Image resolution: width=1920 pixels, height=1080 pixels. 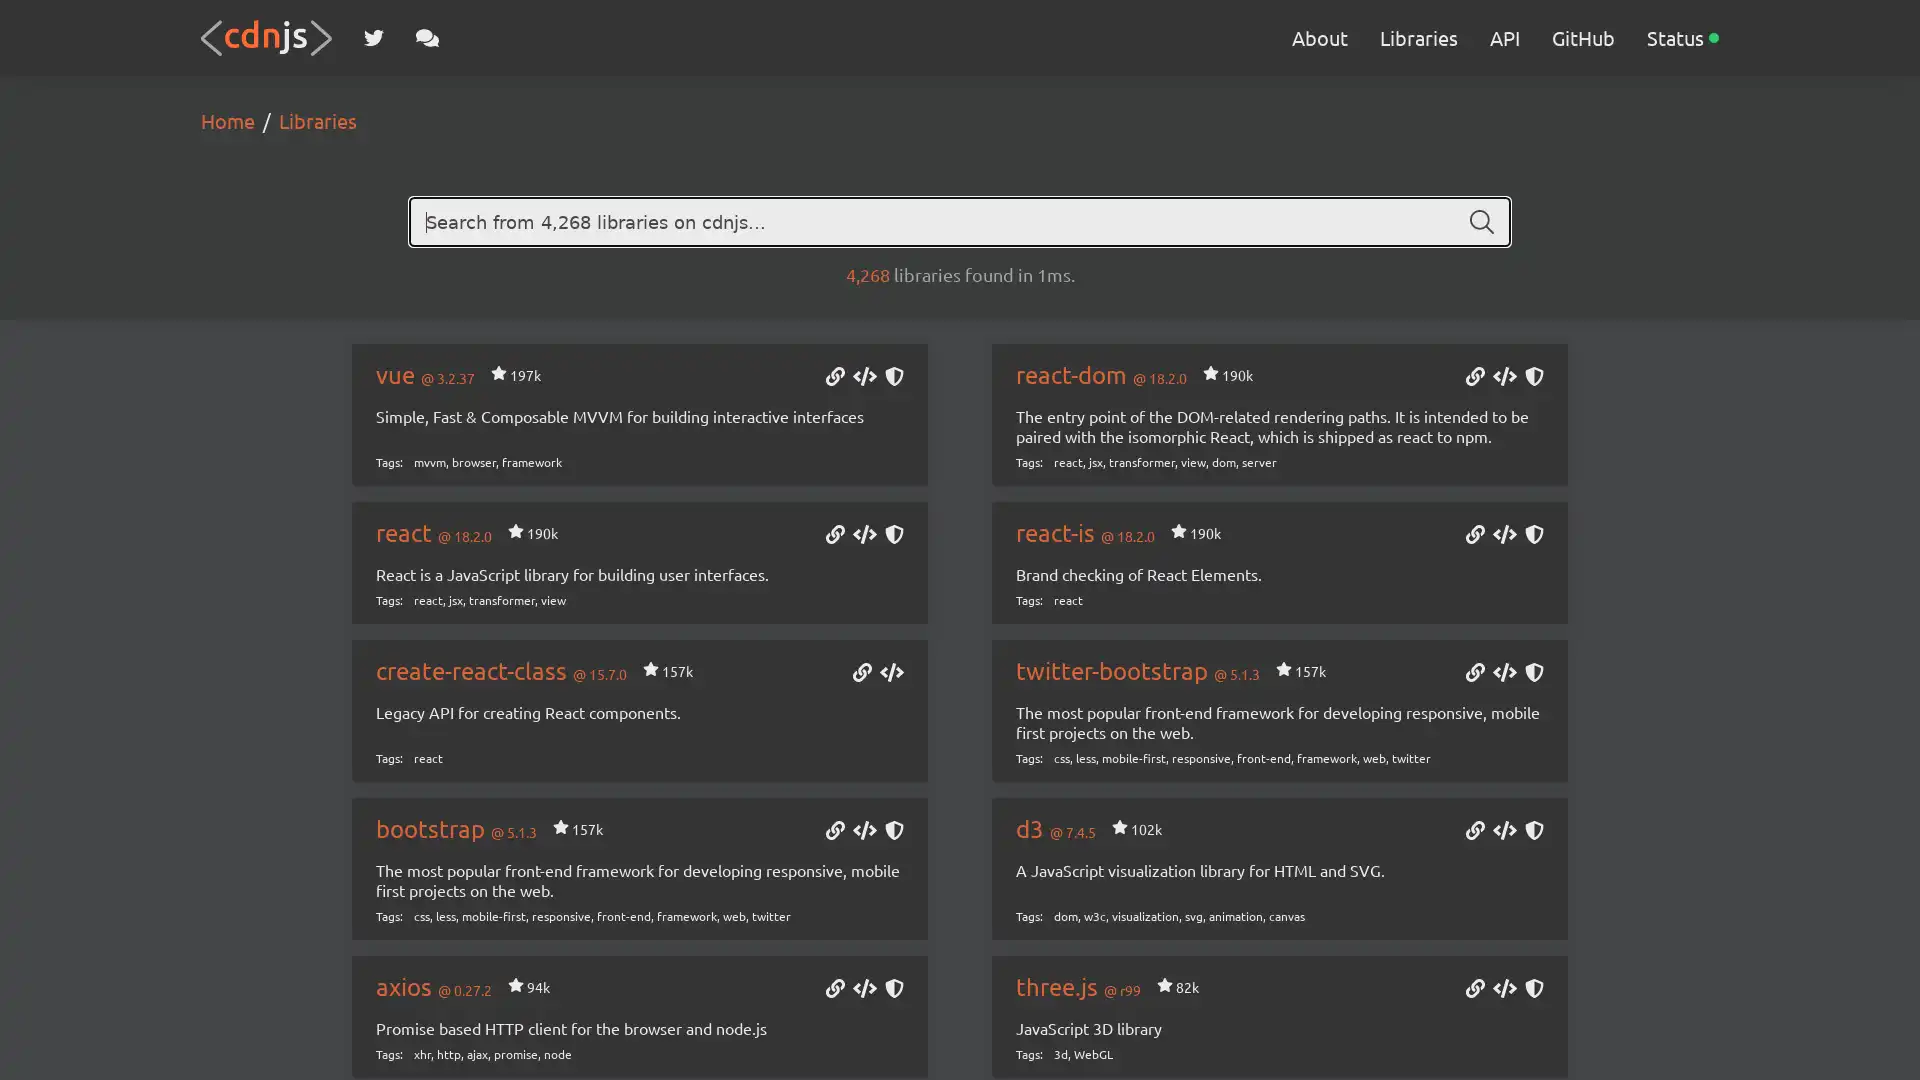 I want to click on Copy URL, so click(x=862, y=674).